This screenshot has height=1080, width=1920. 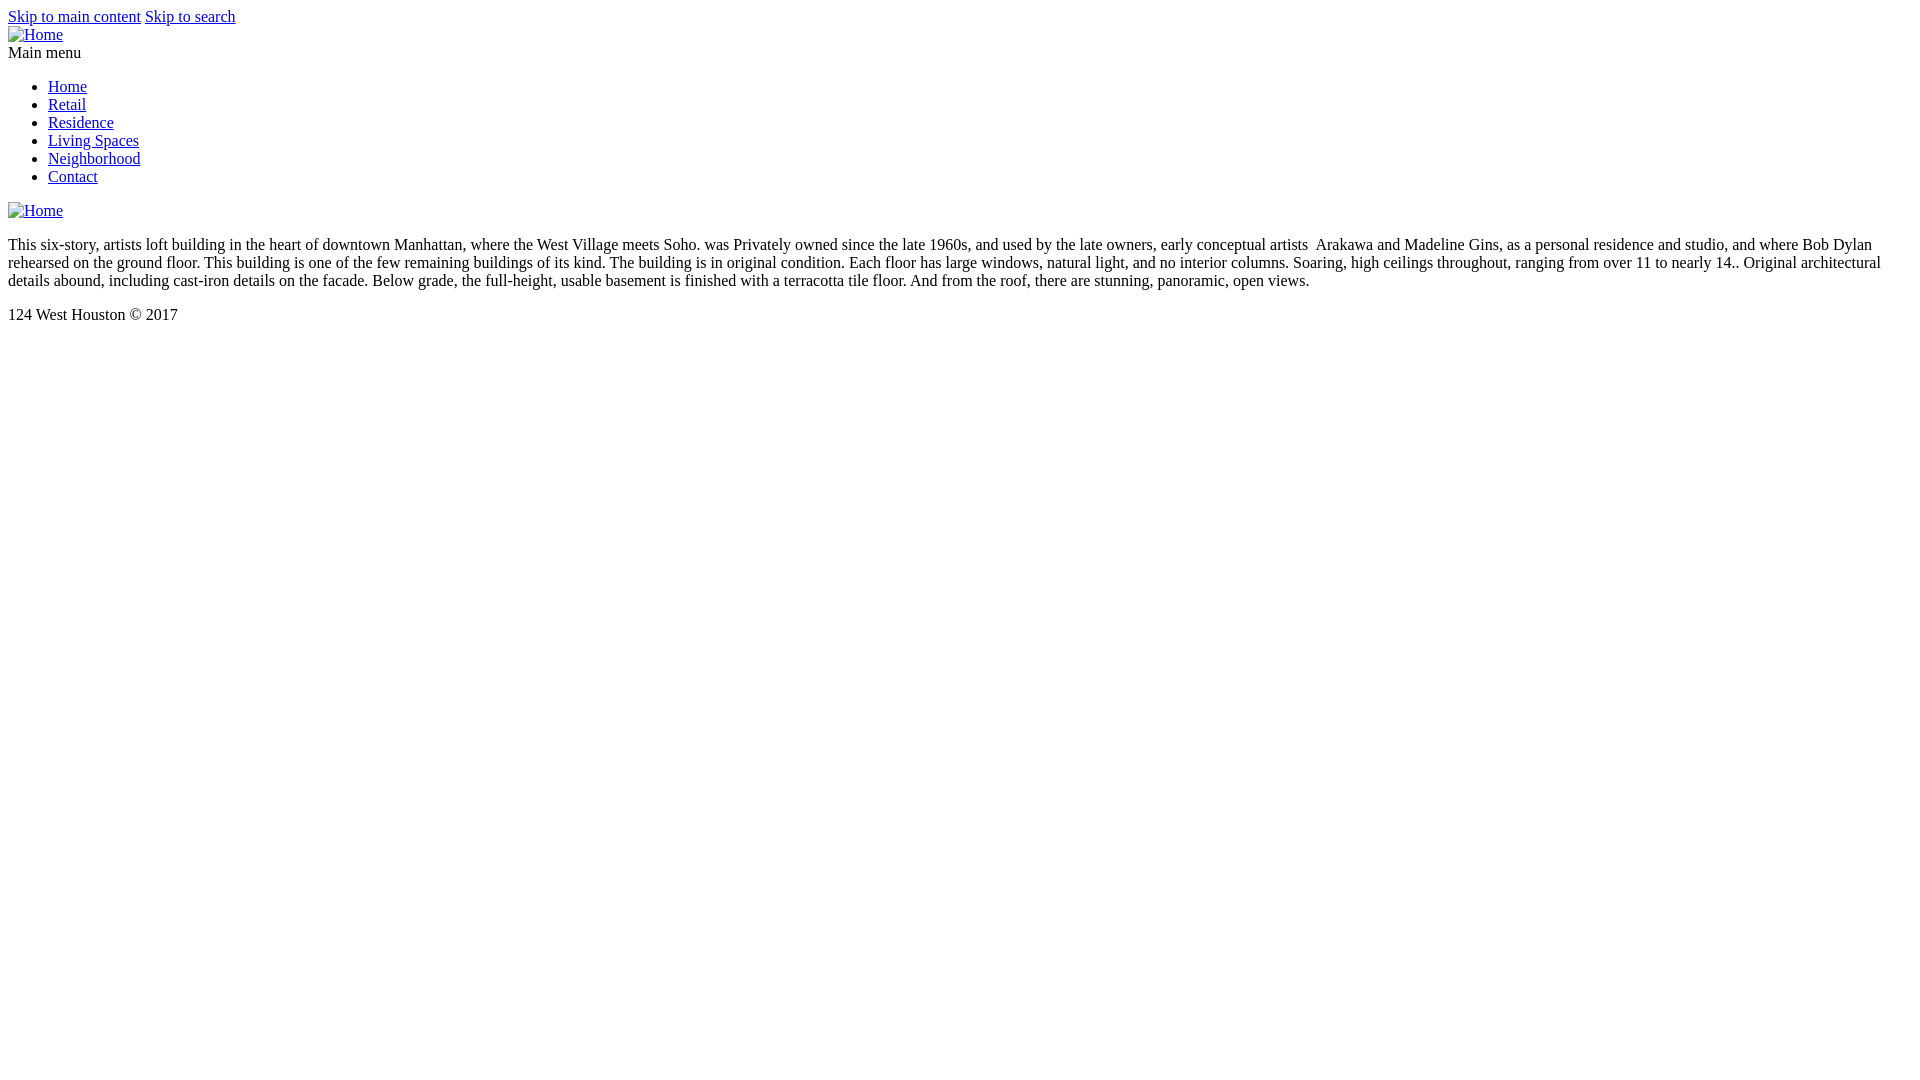 I want to click on 'Home', so click(x=35, y=34).